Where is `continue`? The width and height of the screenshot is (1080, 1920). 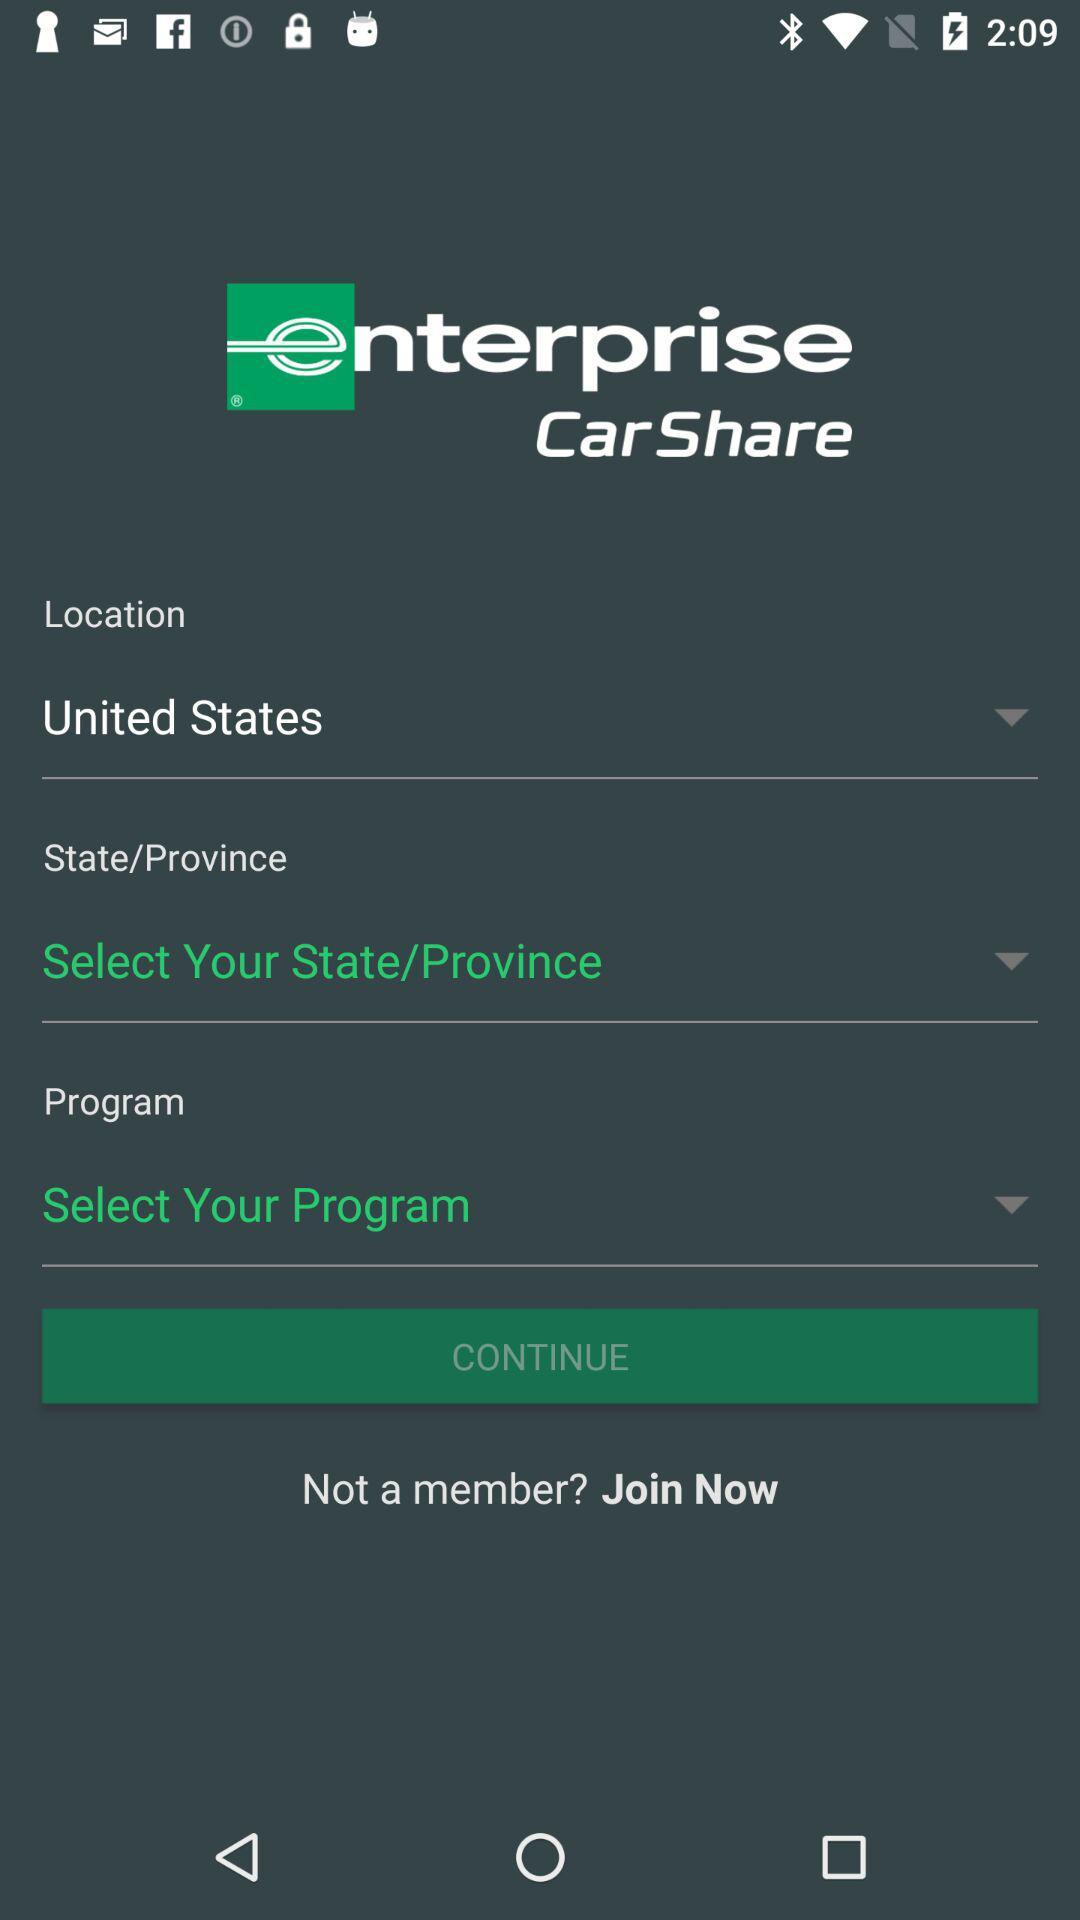 continue is located at coordinates (540, 1355).